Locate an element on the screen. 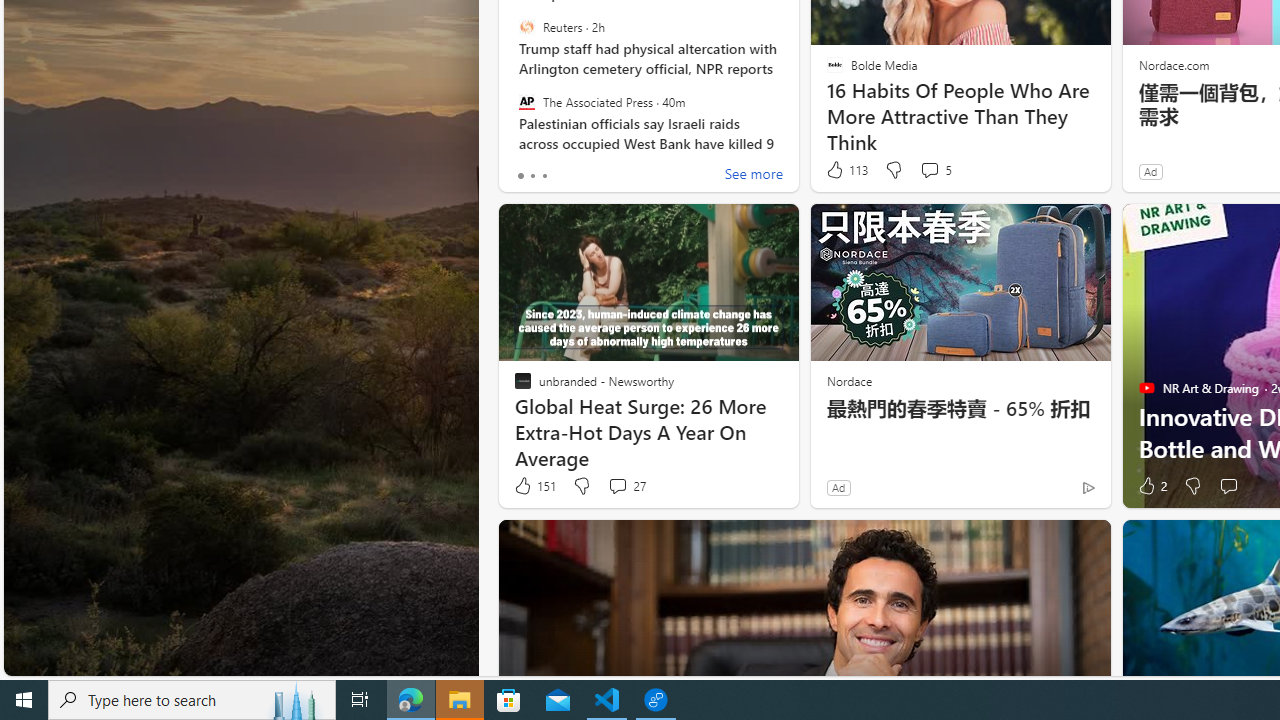  'View comments 5 Comment' is located at coordinates (928, 168).